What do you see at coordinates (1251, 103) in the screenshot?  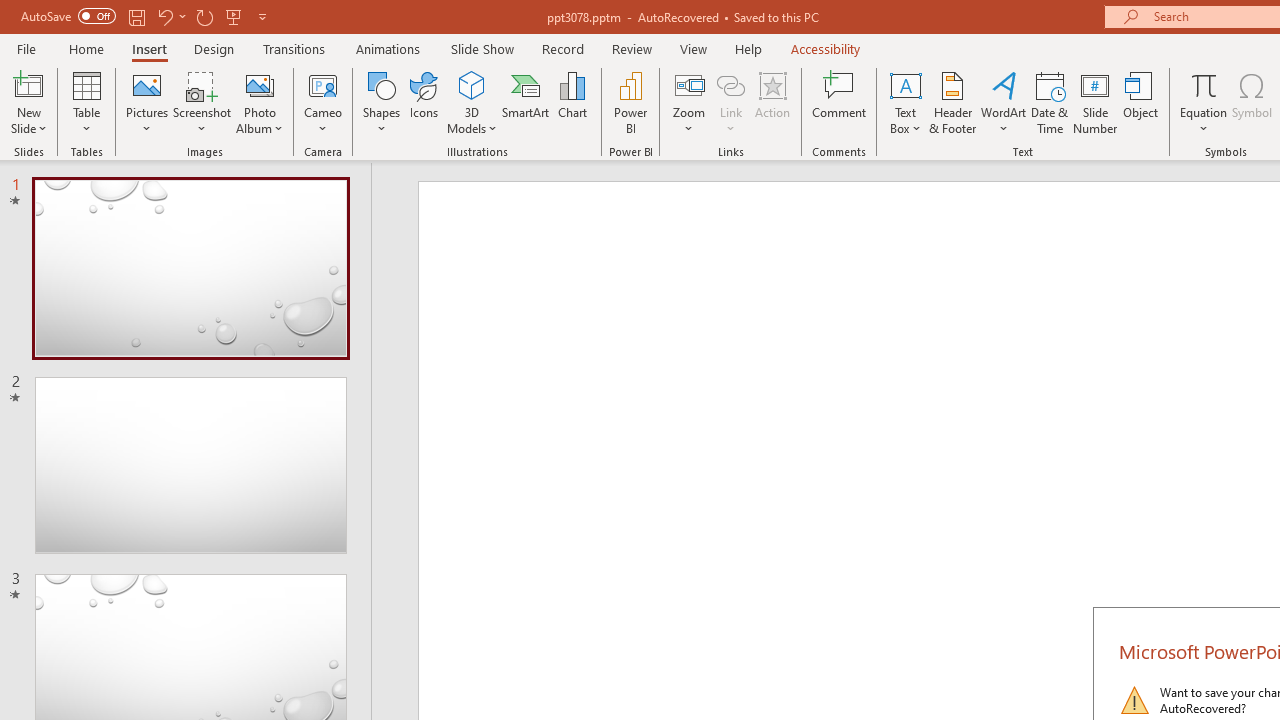 I see `'Symbol...'` at bounding box center [1251, 103].